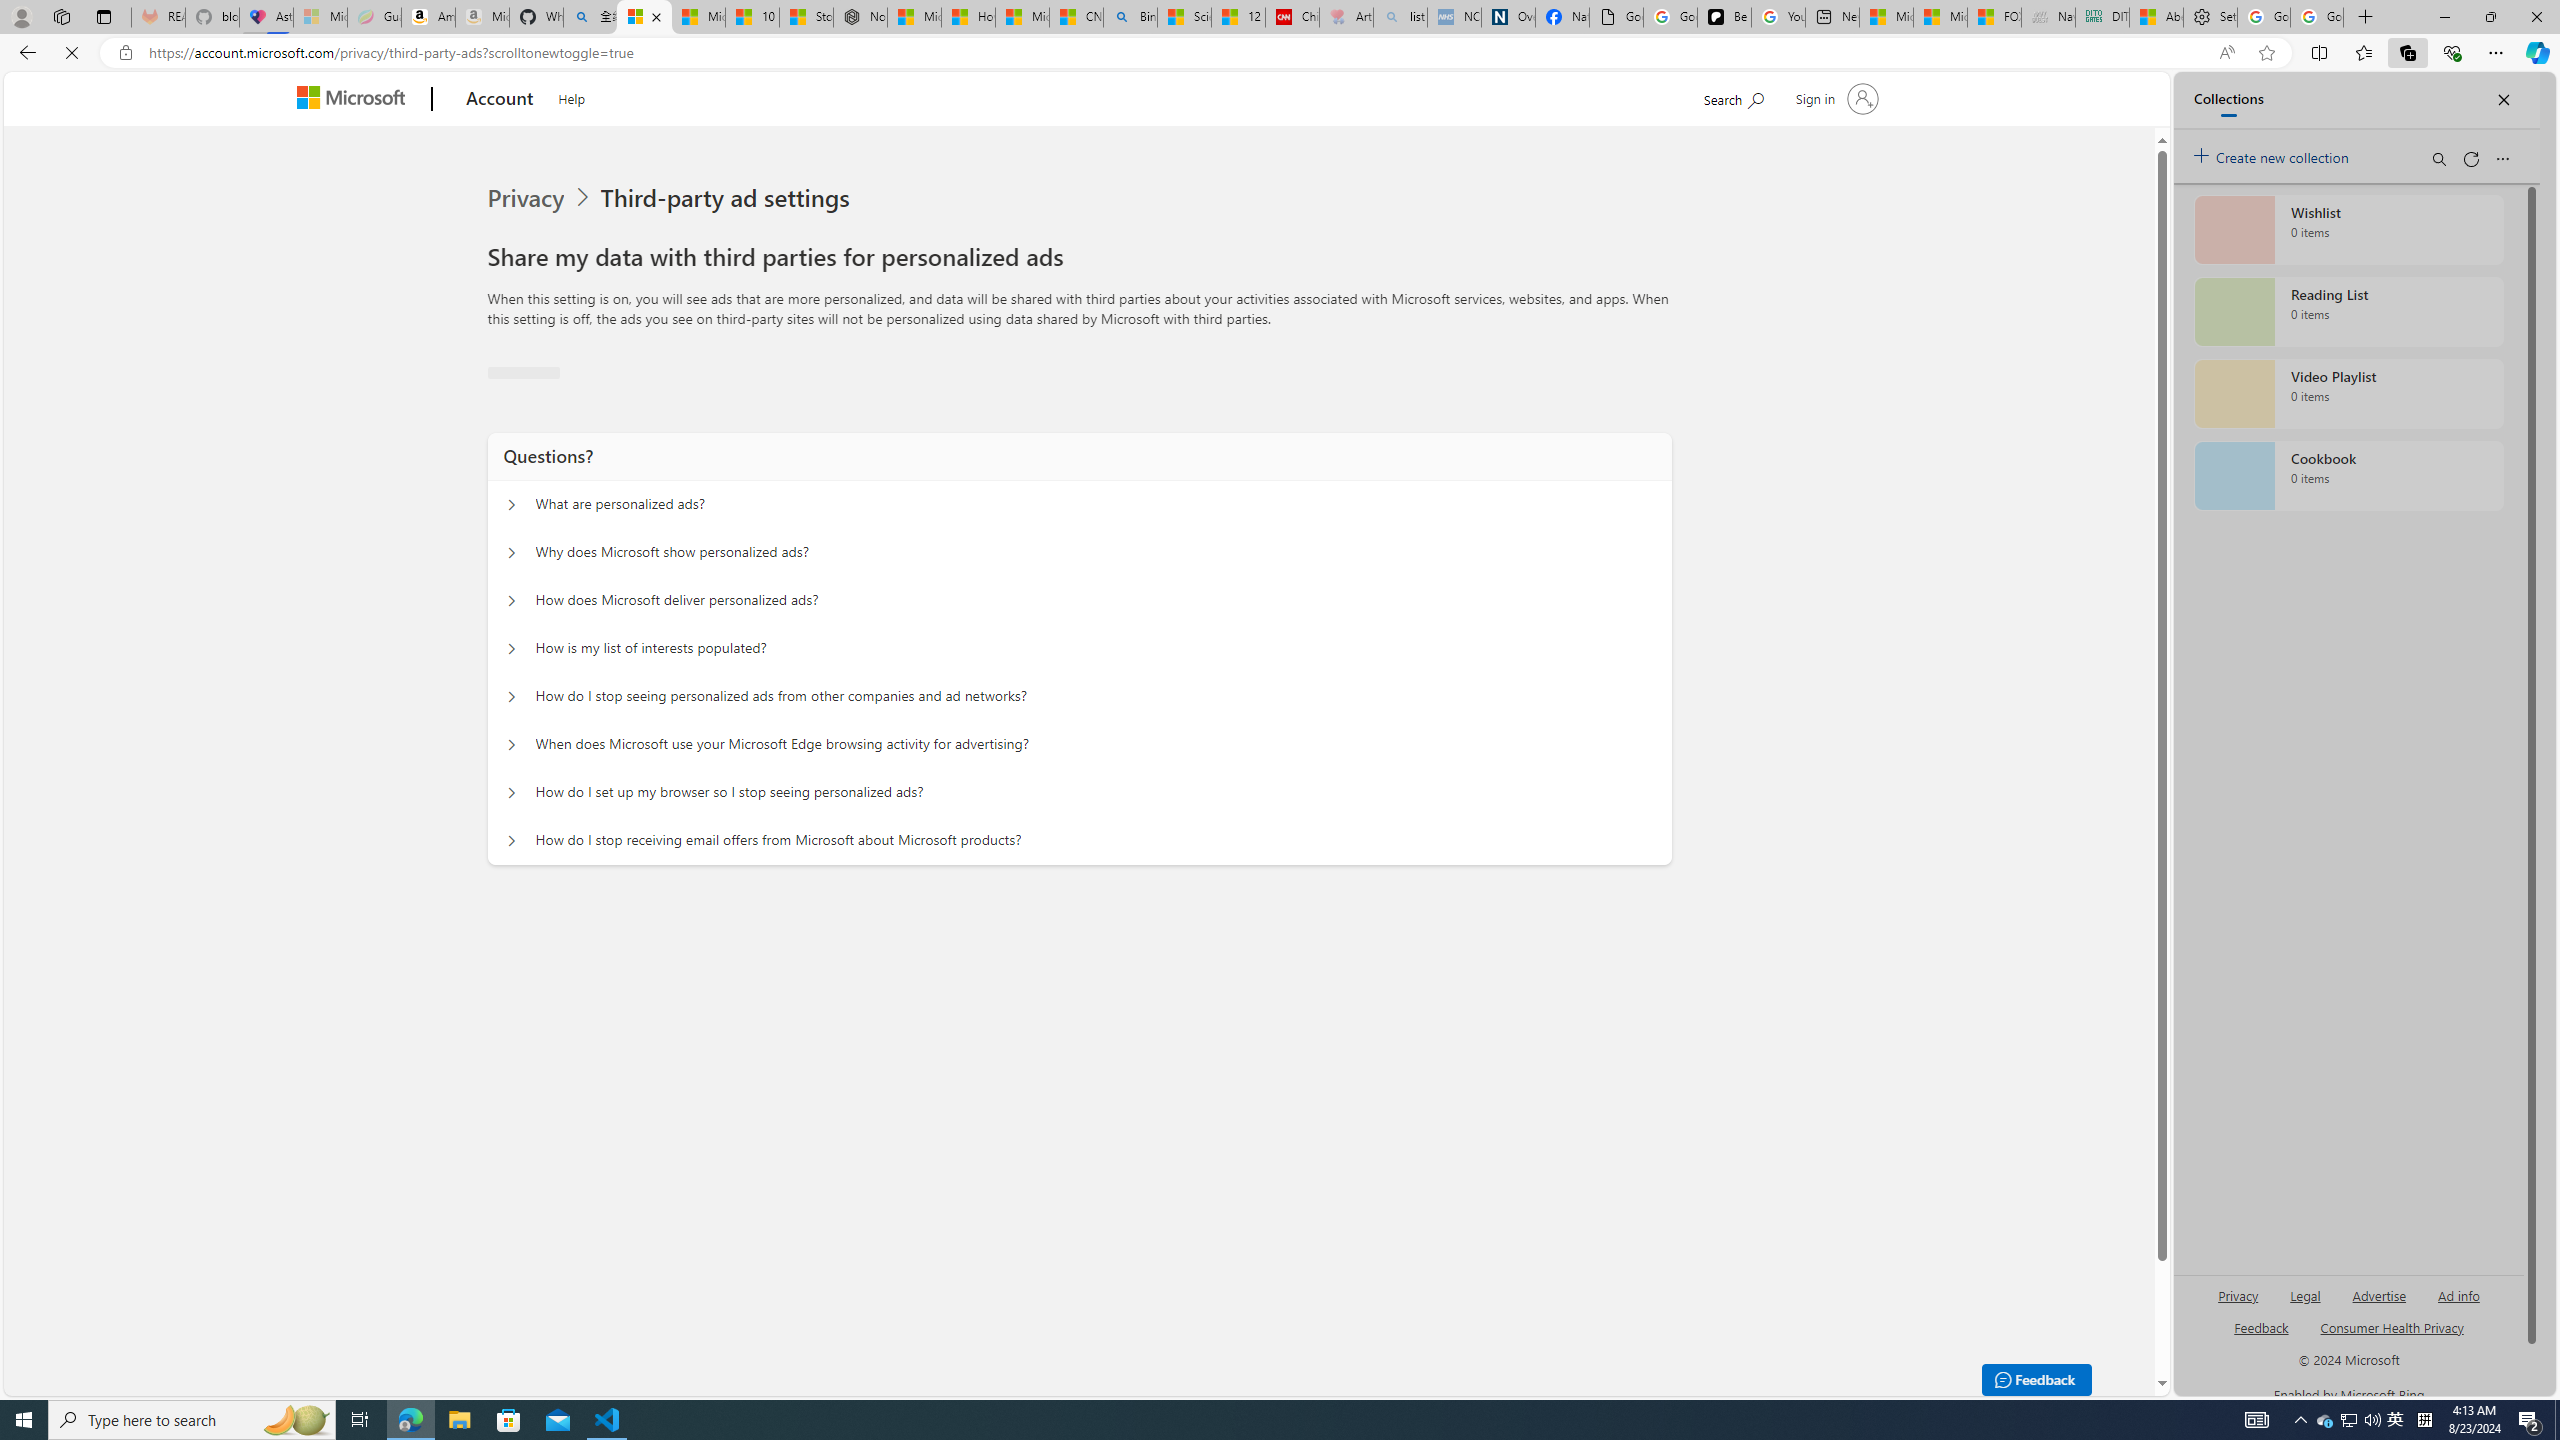 This screenshot has width=2560, height=1440. Describe the element at coordinates (1129, 16) in the screenshot. I see `'Bing'` at that location.